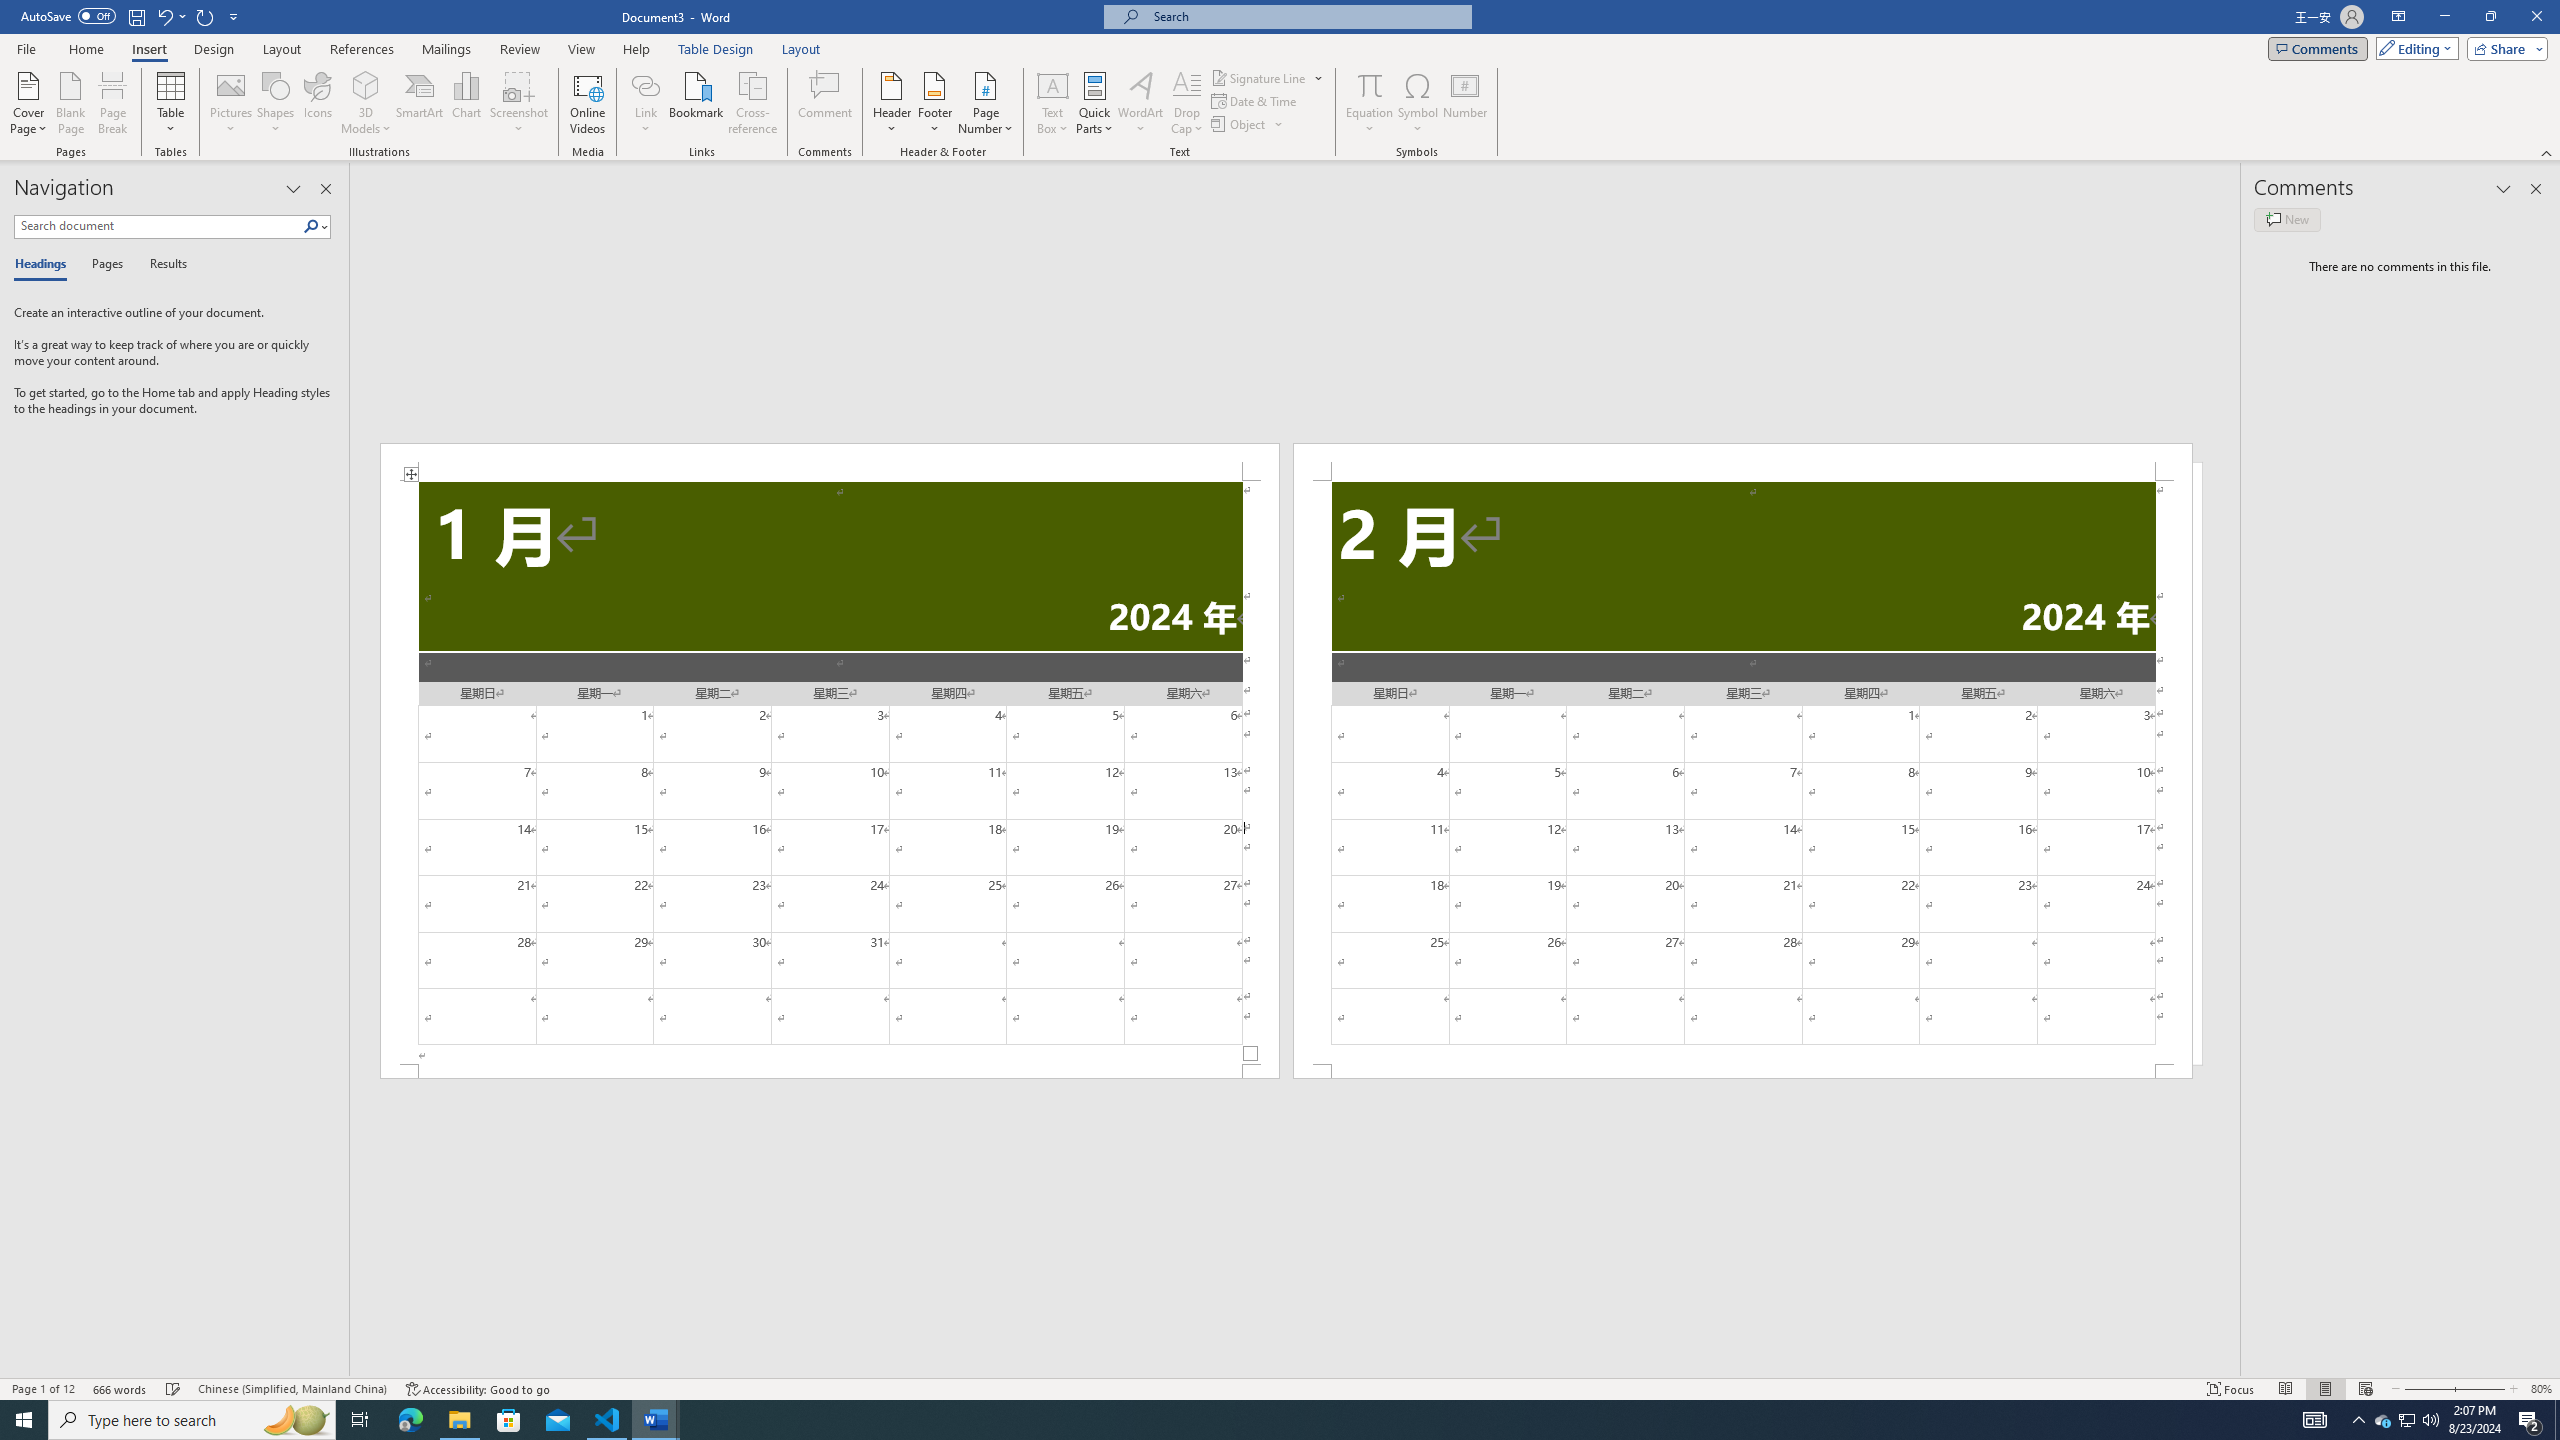 This screenshot has height=1440, width=2560. What do you see at coordinates (2324, 1389) in the screenshot?
I see `'Print Layout'` at bounding box center [2324, 1389].